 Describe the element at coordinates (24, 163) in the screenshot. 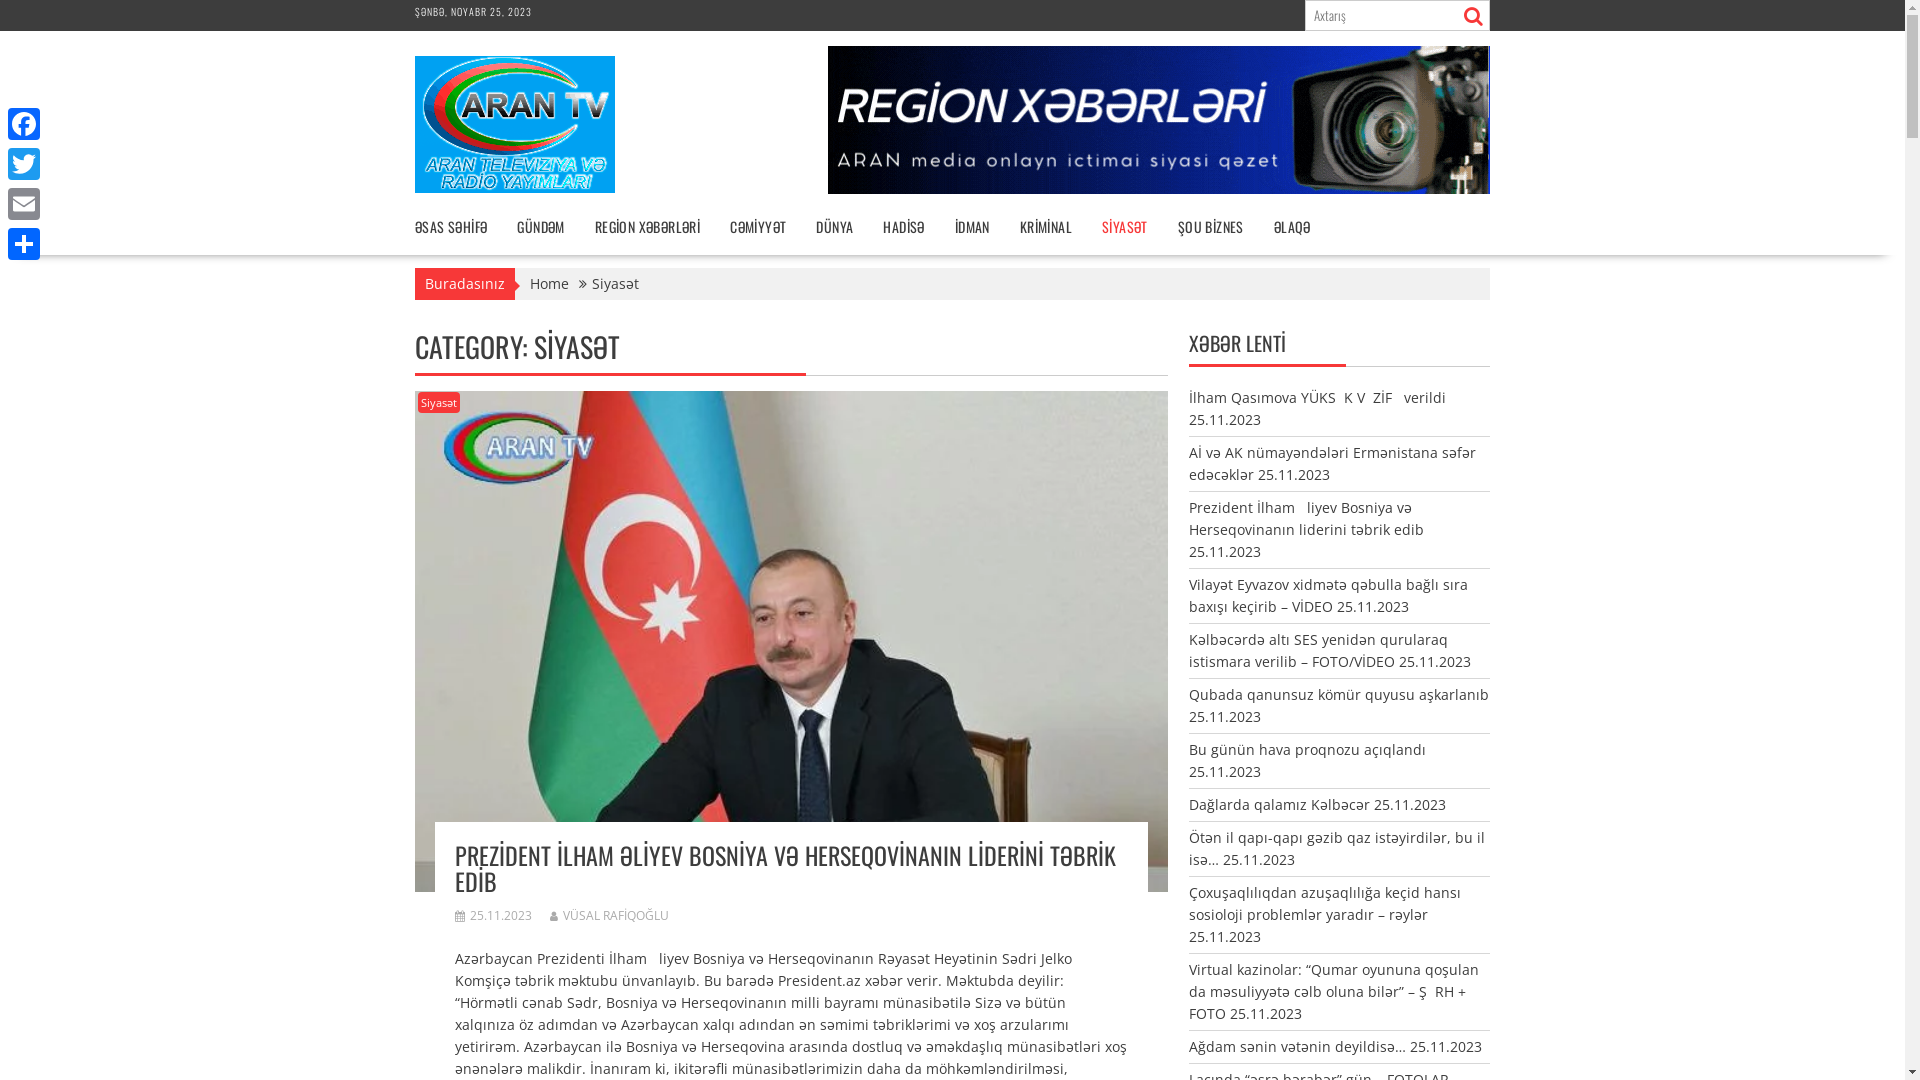

I see `'Twitter'` at that location.